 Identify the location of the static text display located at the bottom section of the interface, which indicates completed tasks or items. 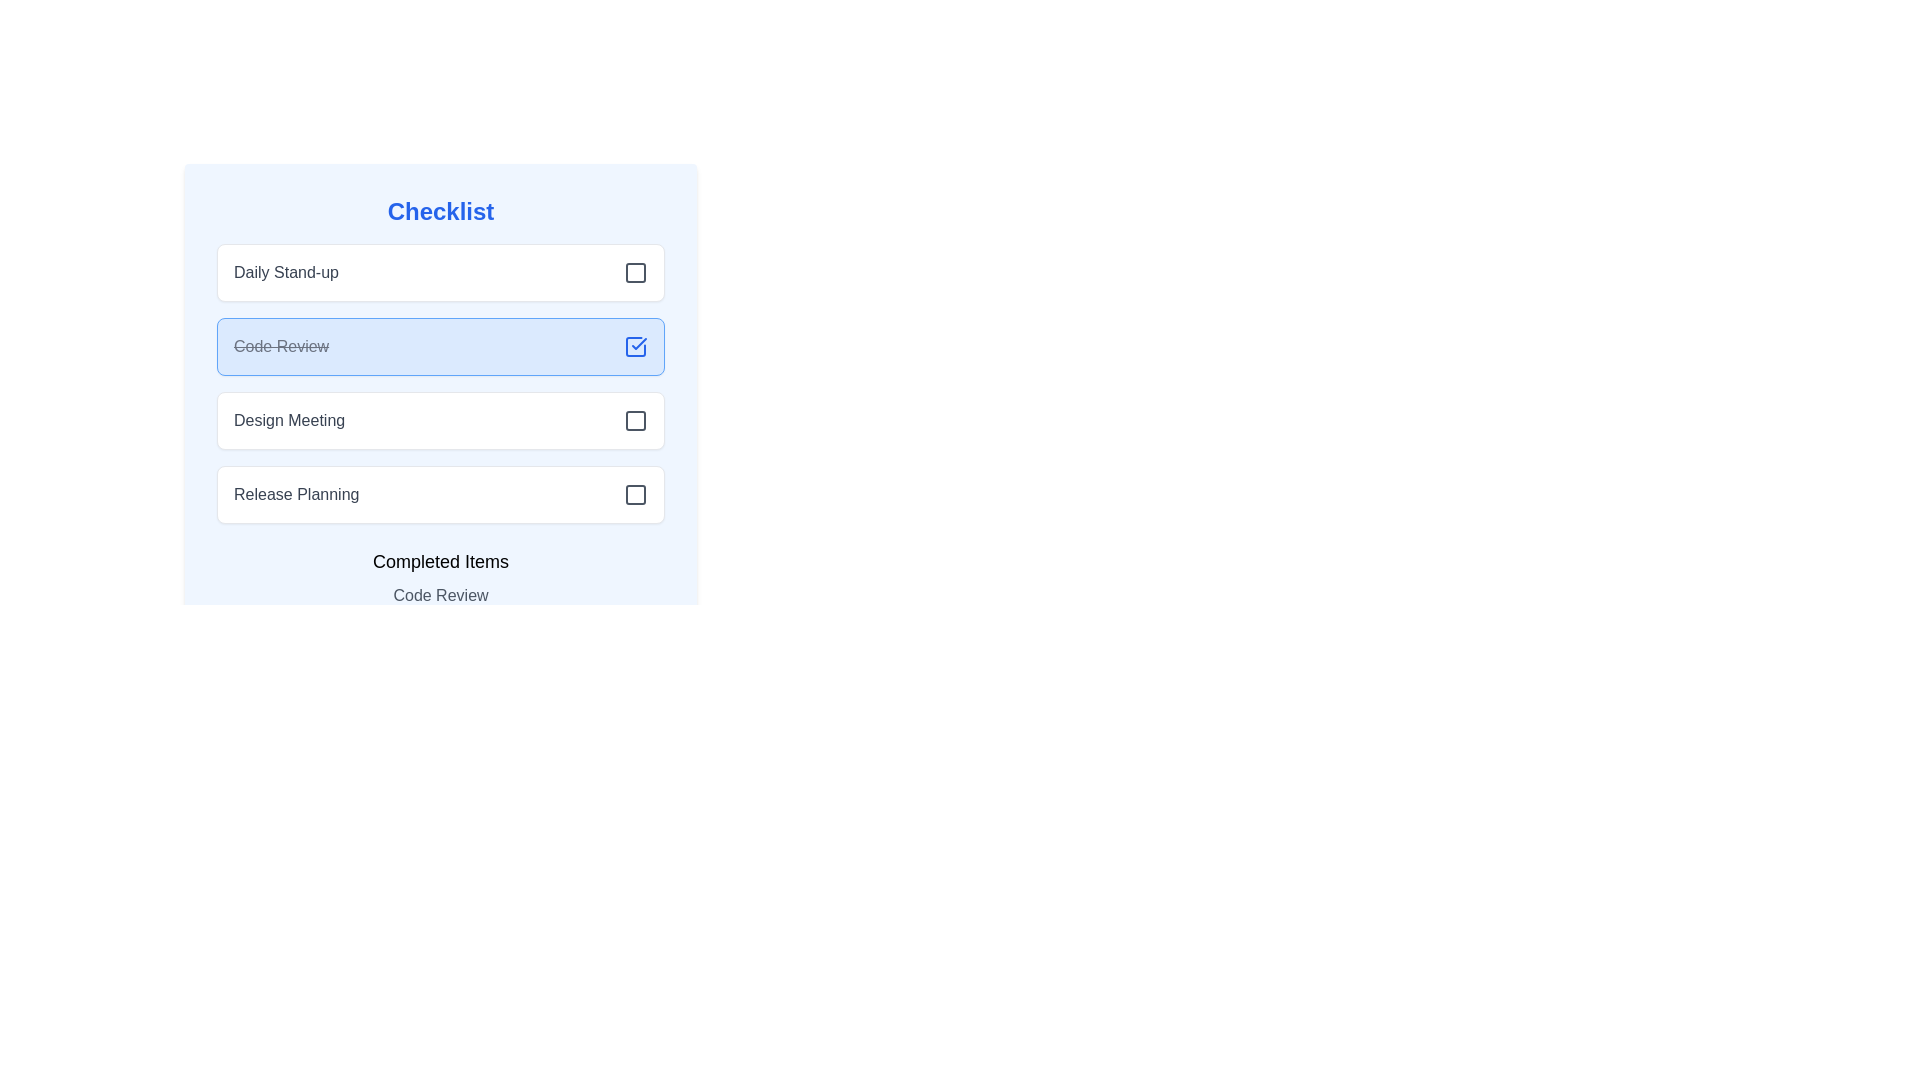
(440, 578).